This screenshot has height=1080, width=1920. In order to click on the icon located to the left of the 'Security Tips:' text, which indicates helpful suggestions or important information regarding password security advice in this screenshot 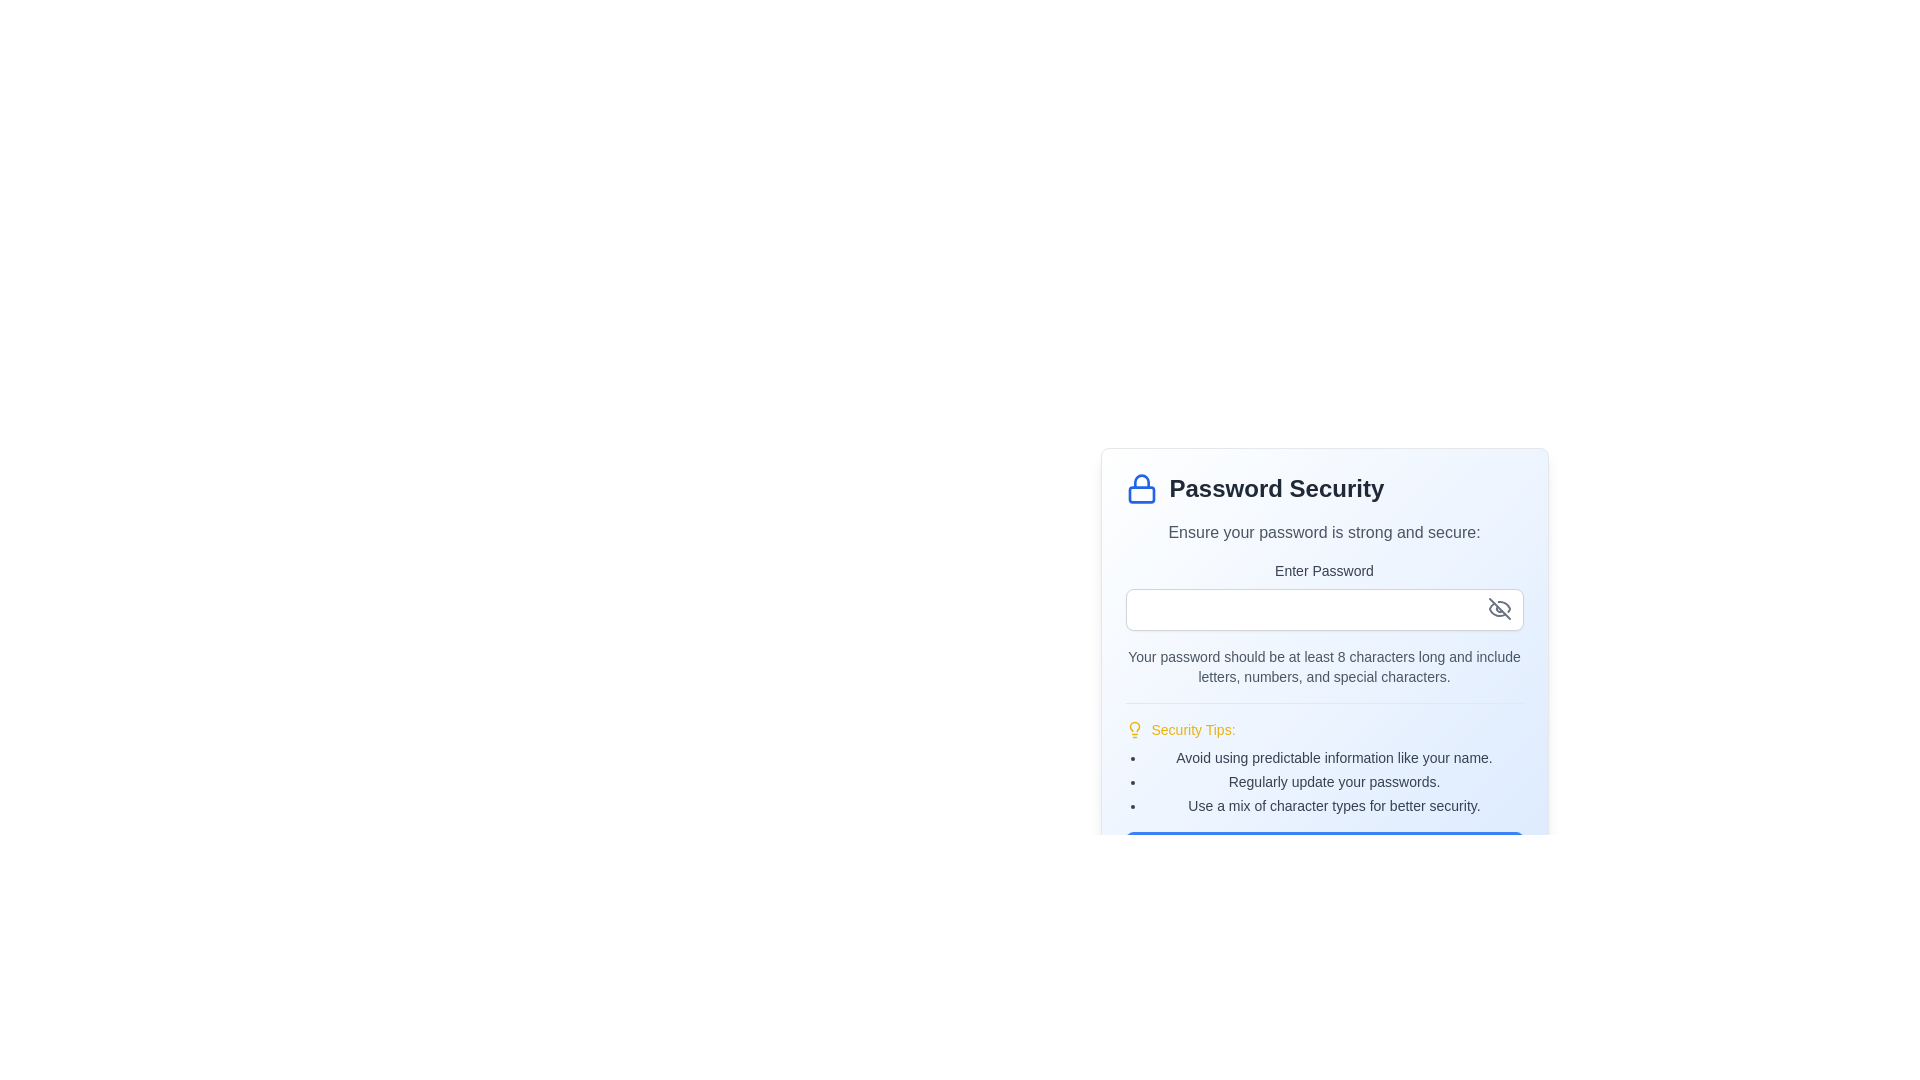, I will do `click(1134, 729)`.